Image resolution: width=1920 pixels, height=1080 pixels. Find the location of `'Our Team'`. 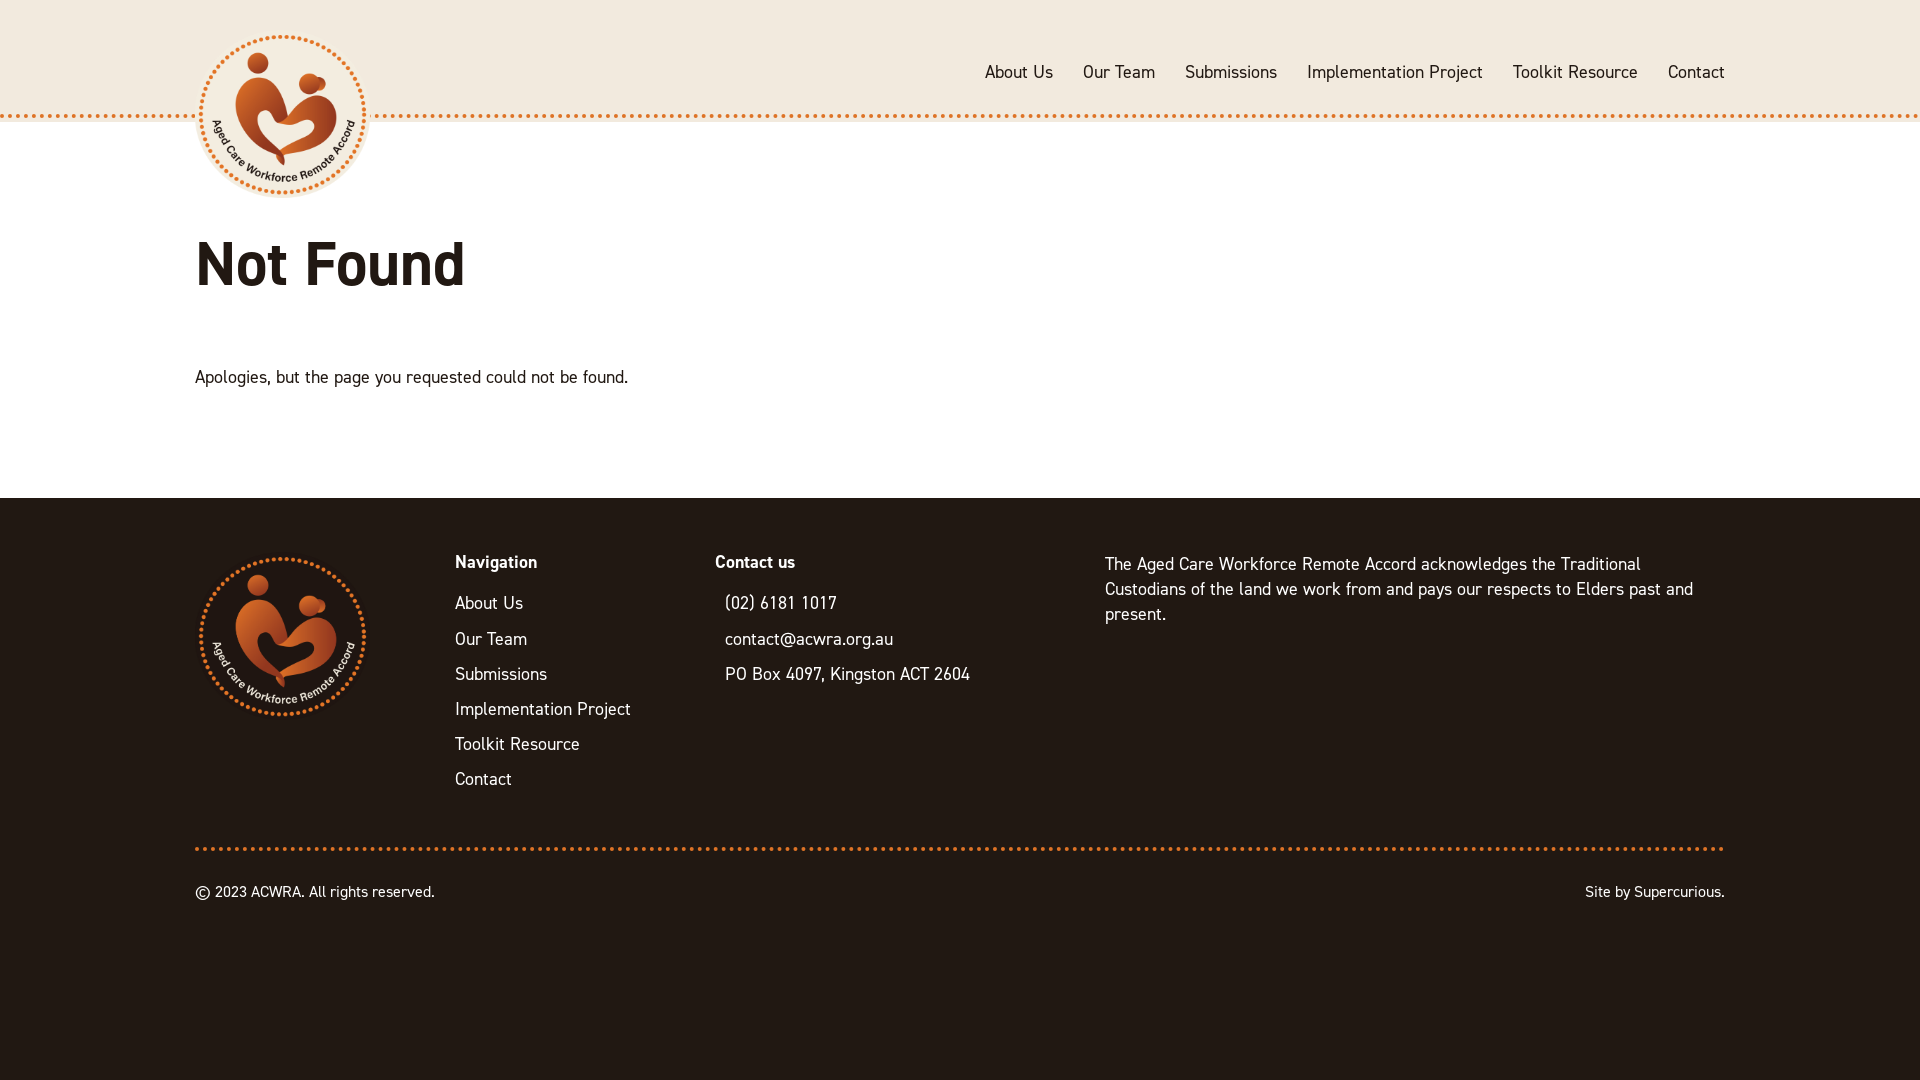

'Our Team' is located at coordinates (1117, 71).